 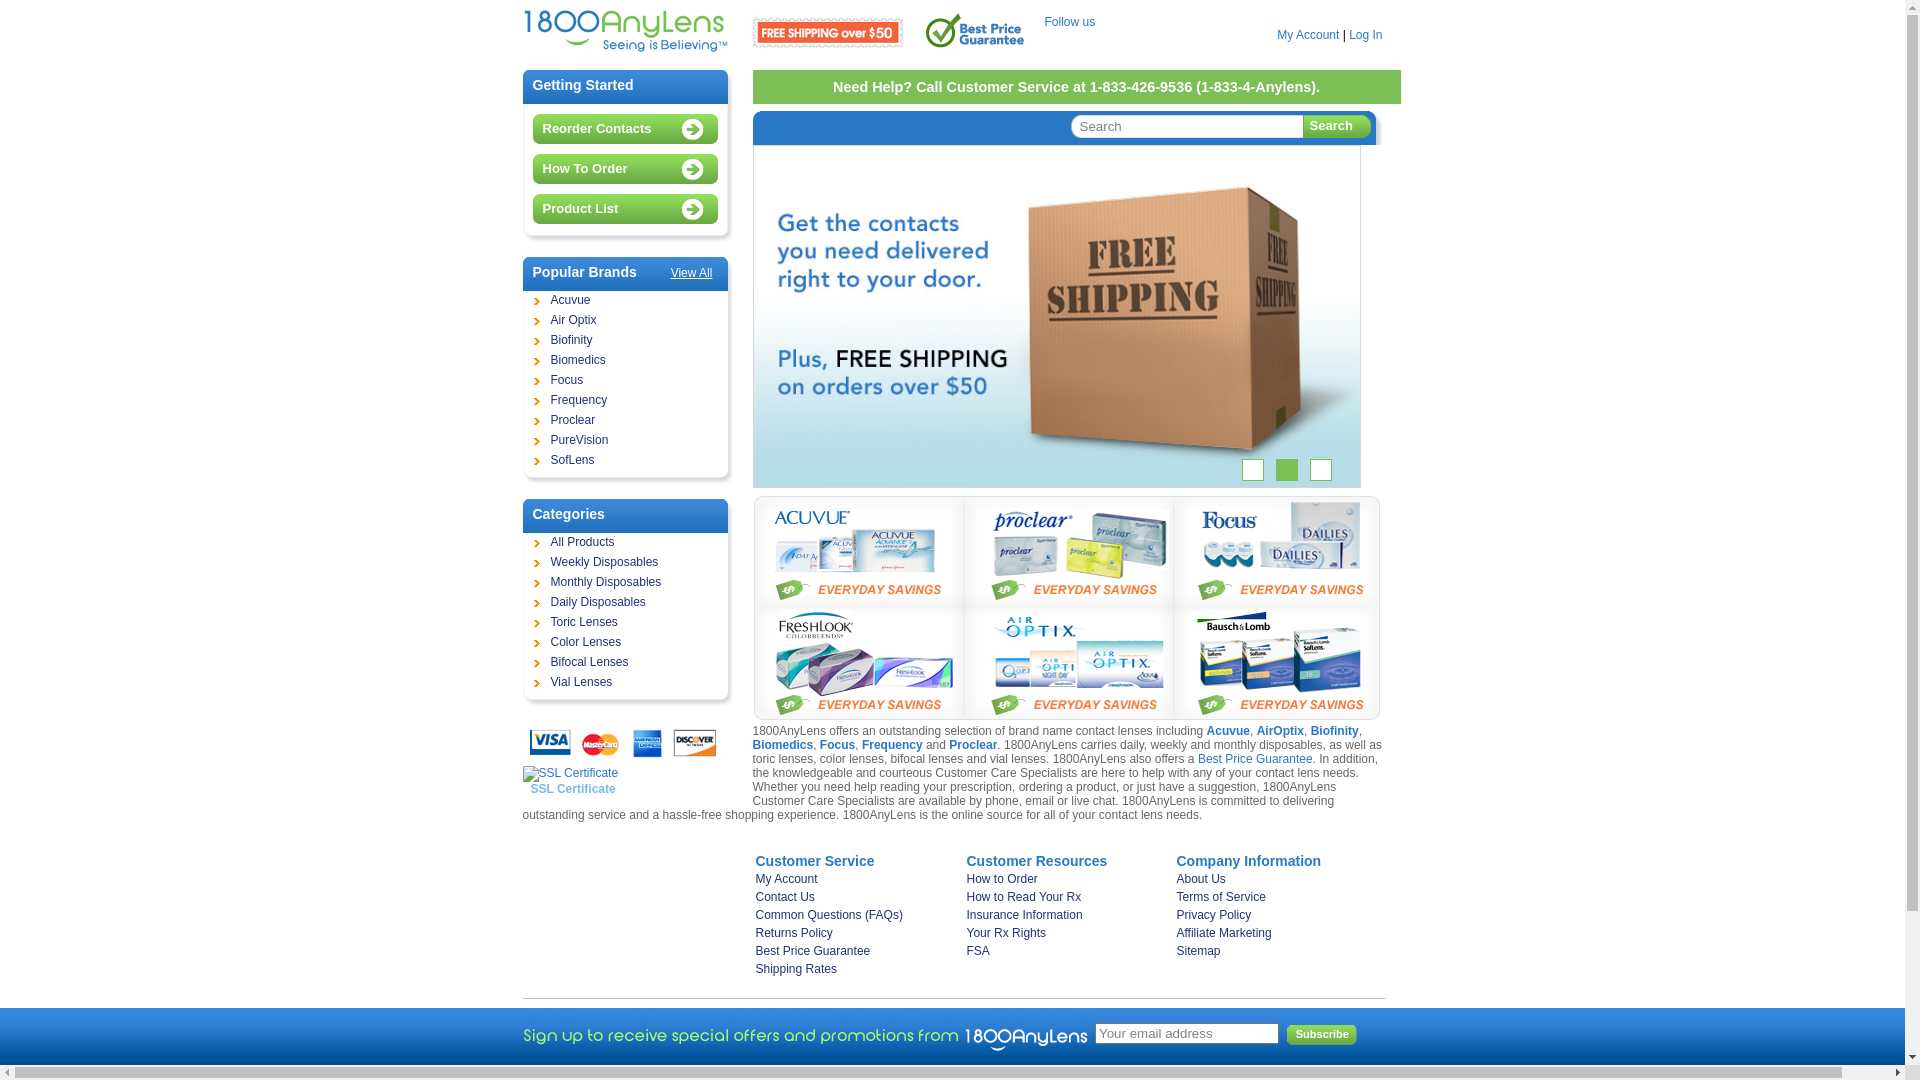 I want to click on 'Insurance Information', so click(x=1064, y=914).